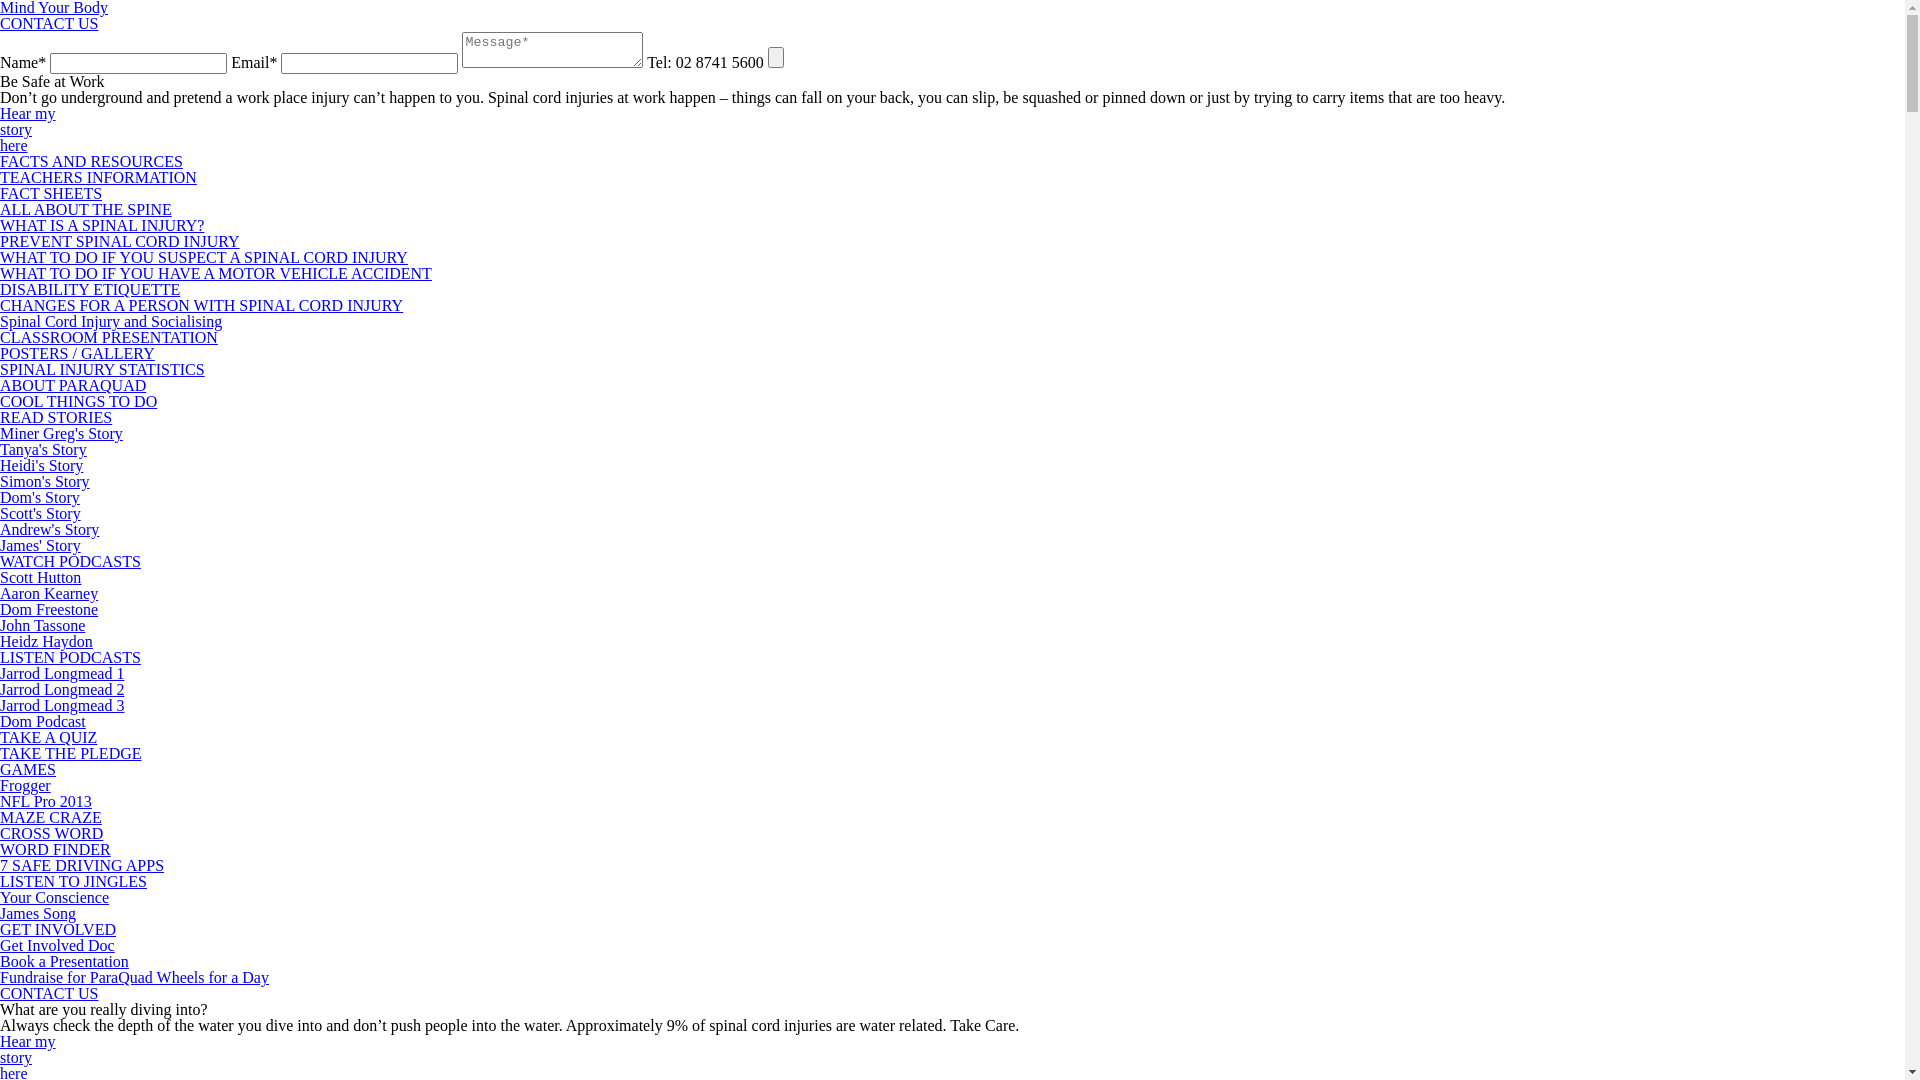  Describe the element at coordinates (43, 721) in the screenshot. I see `'Dom Podcast'` at that location.